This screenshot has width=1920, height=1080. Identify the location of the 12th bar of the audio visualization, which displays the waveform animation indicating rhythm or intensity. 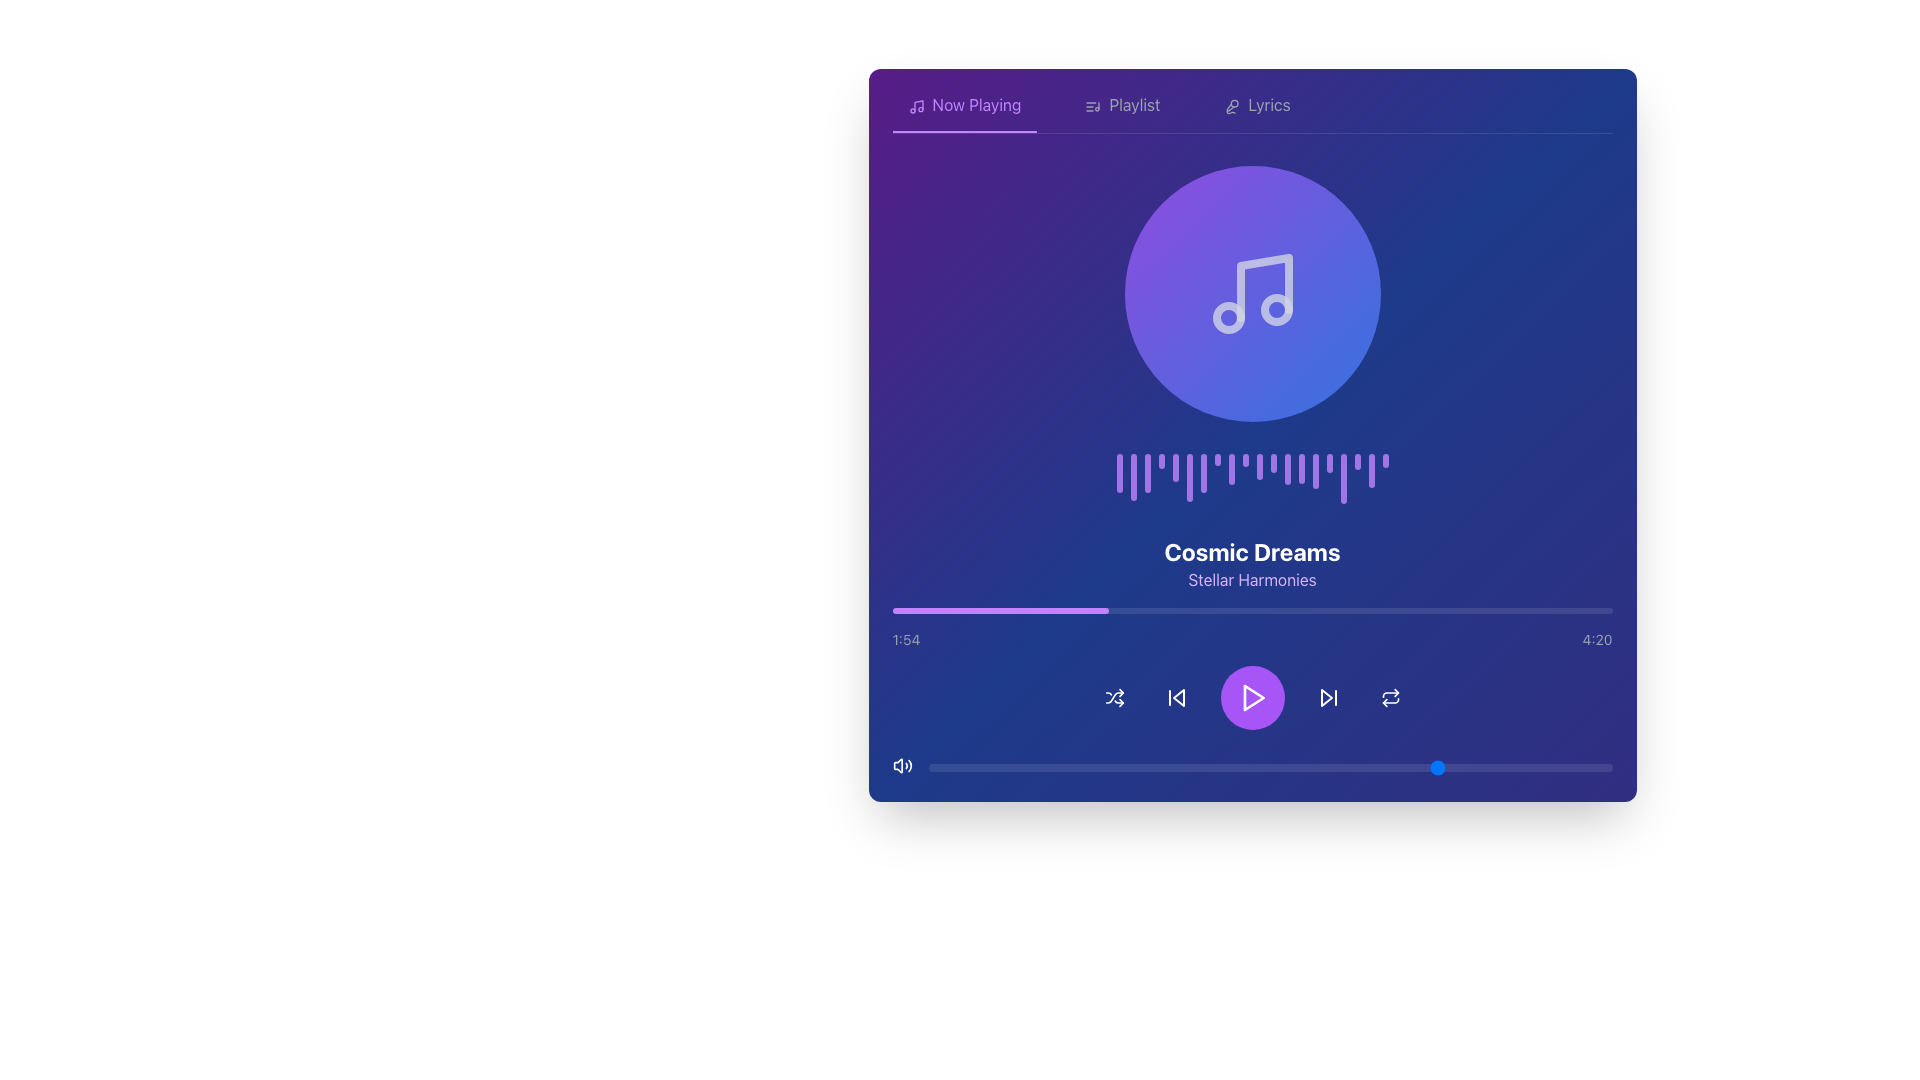
(1272, 463).